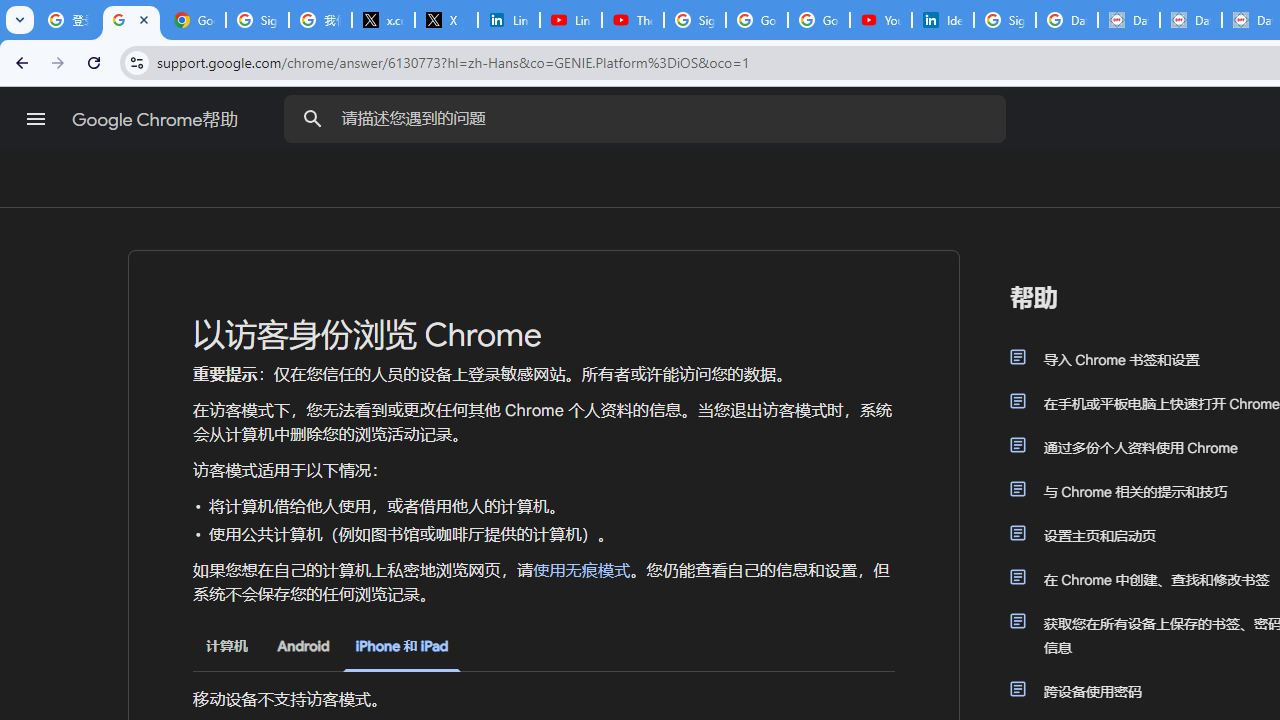  I want to click on 'Android', so click(302, 646).